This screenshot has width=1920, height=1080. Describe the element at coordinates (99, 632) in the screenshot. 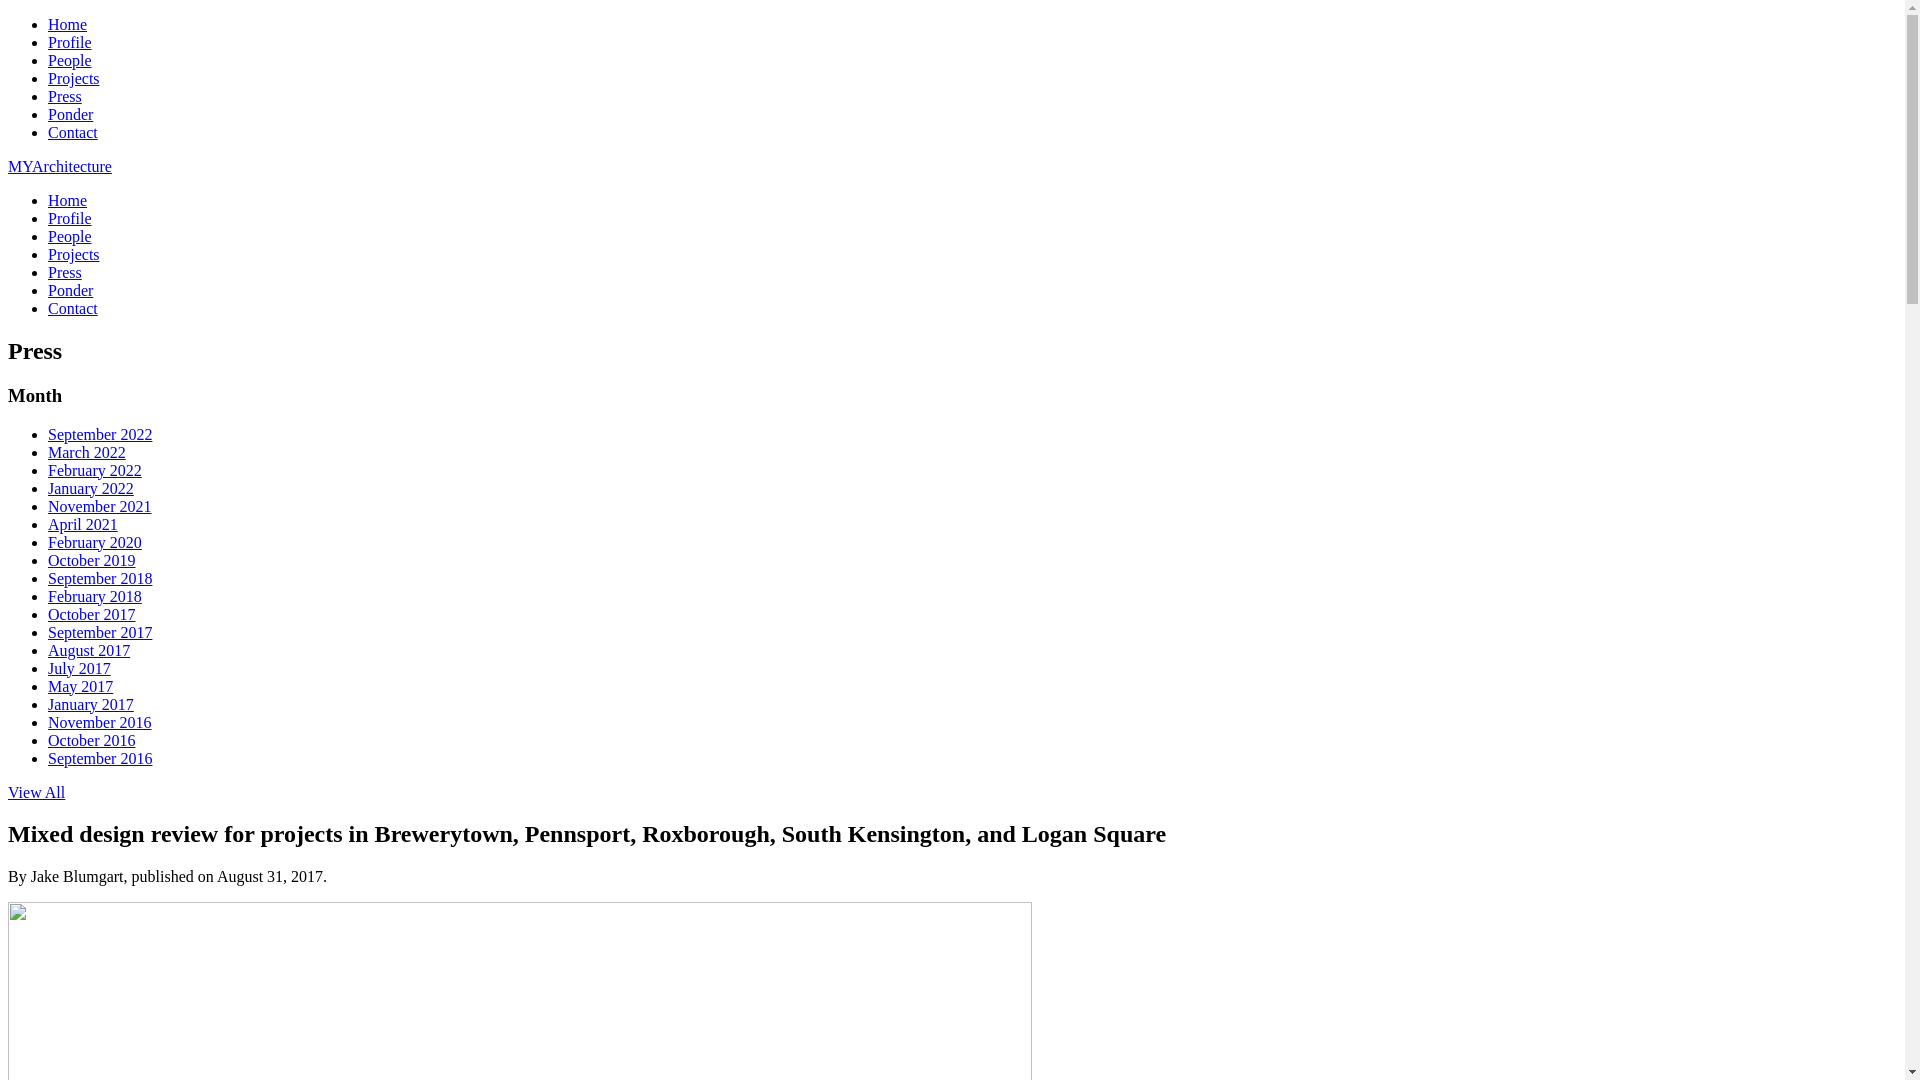

I see `'September 2017'` at that location.